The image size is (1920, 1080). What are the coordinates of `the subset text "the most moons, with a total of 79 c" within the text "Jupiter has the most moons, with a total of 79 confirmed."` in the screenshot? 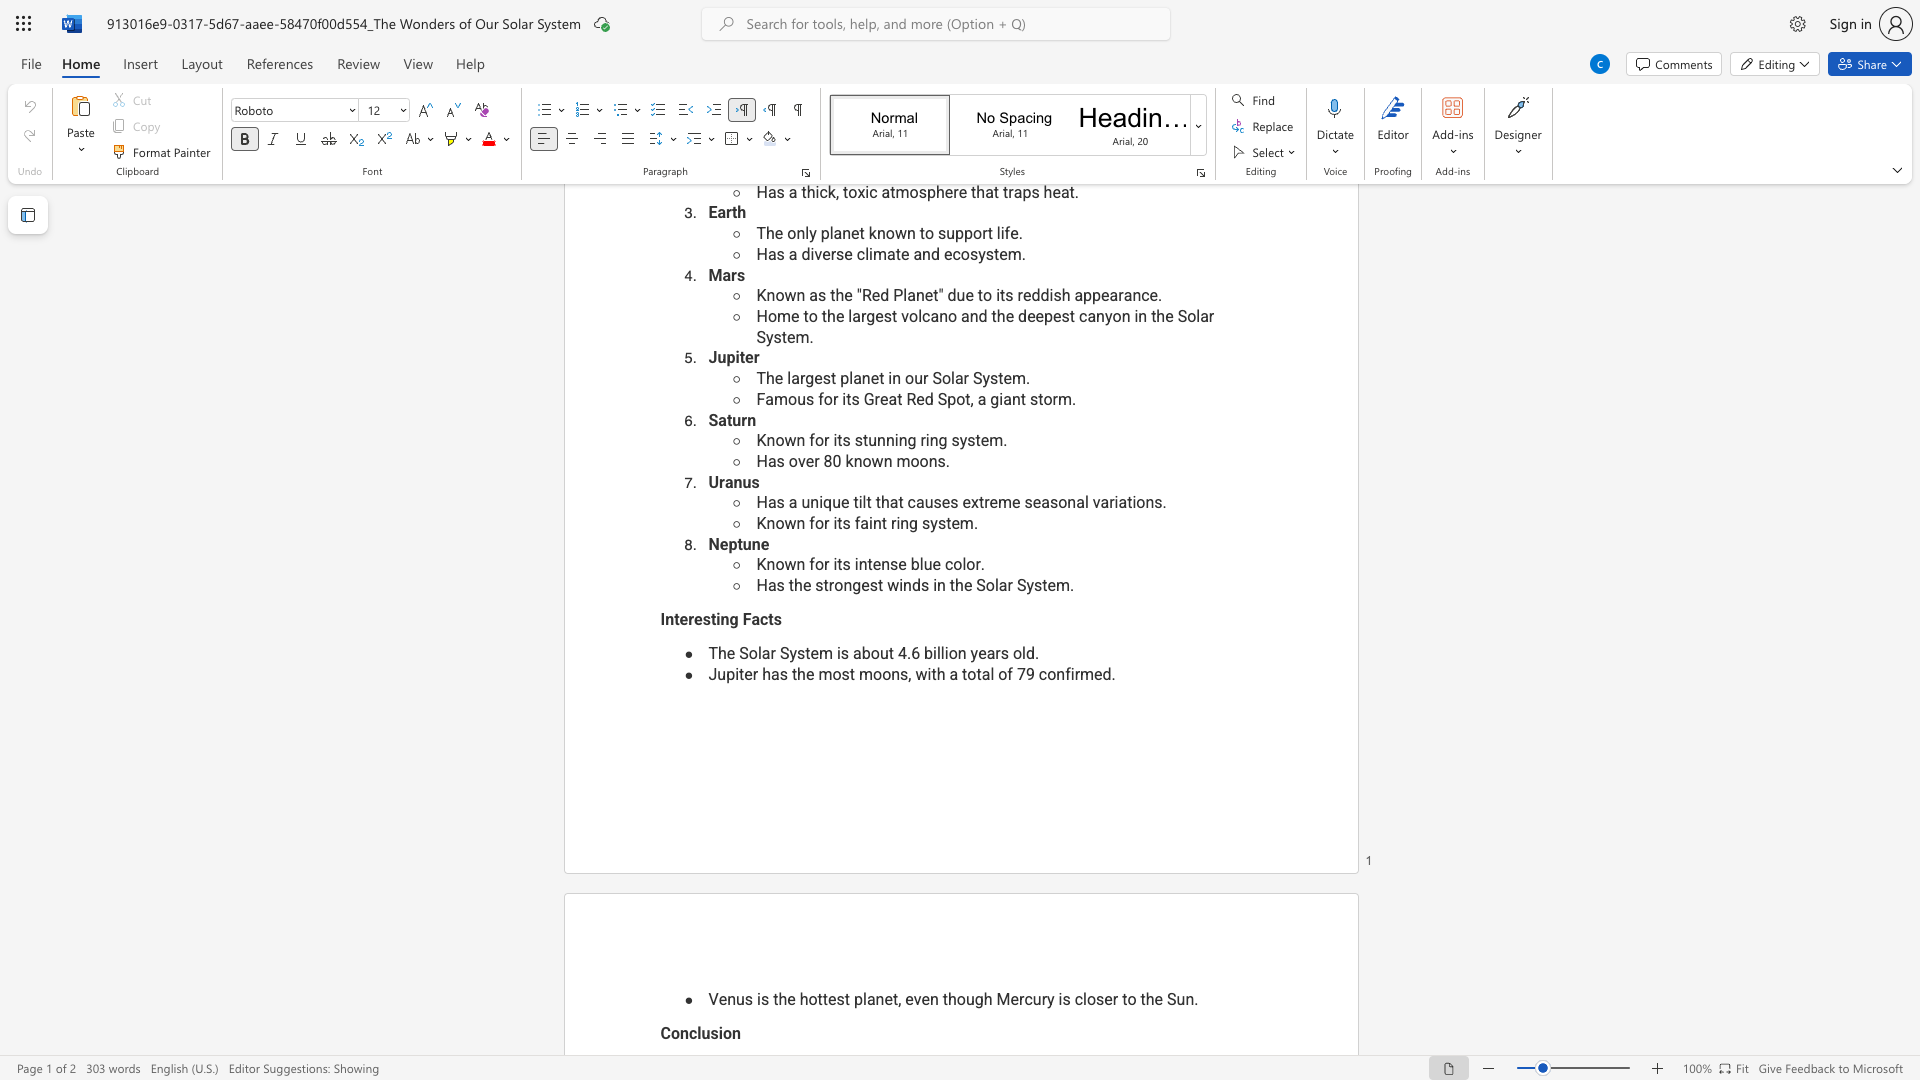 It's located at (790, 674).